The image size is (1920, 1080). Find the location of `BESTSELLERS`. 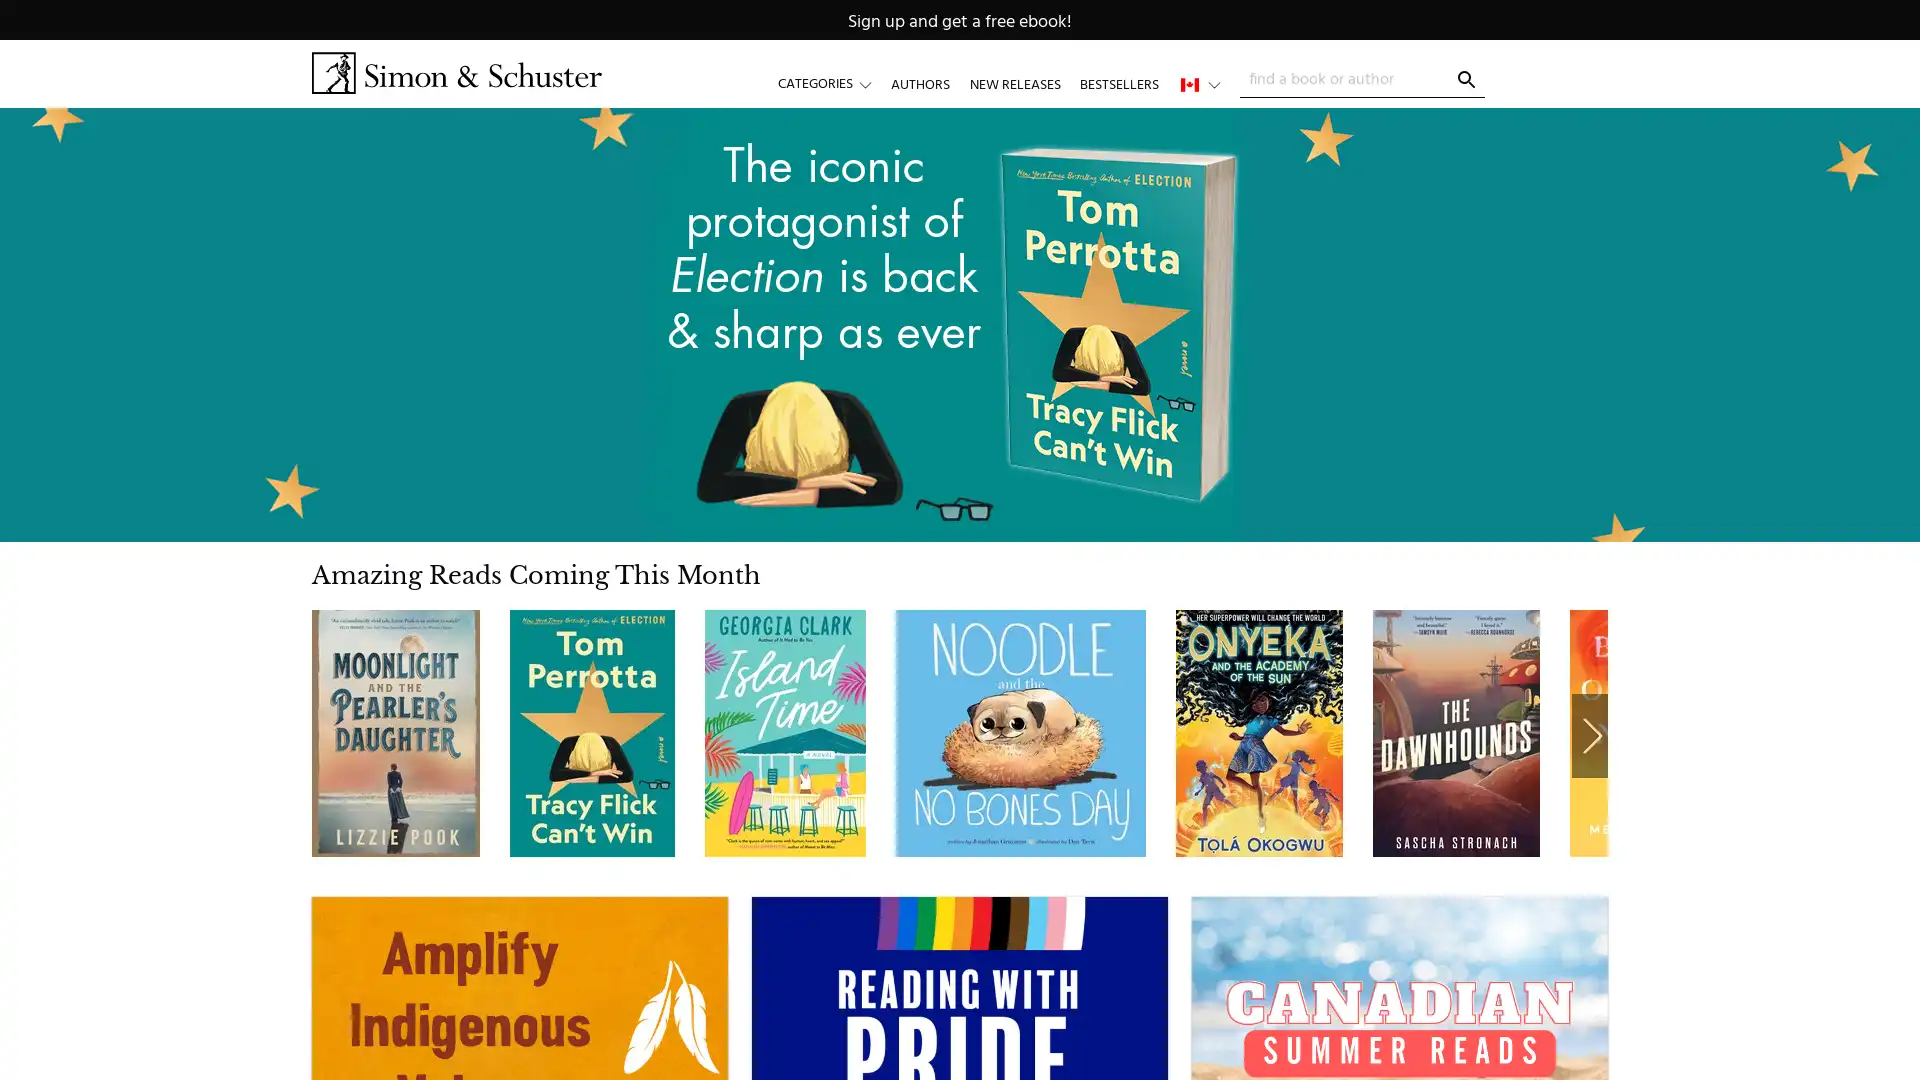

BESTSELLERS is located at coordinates (1117, 83).